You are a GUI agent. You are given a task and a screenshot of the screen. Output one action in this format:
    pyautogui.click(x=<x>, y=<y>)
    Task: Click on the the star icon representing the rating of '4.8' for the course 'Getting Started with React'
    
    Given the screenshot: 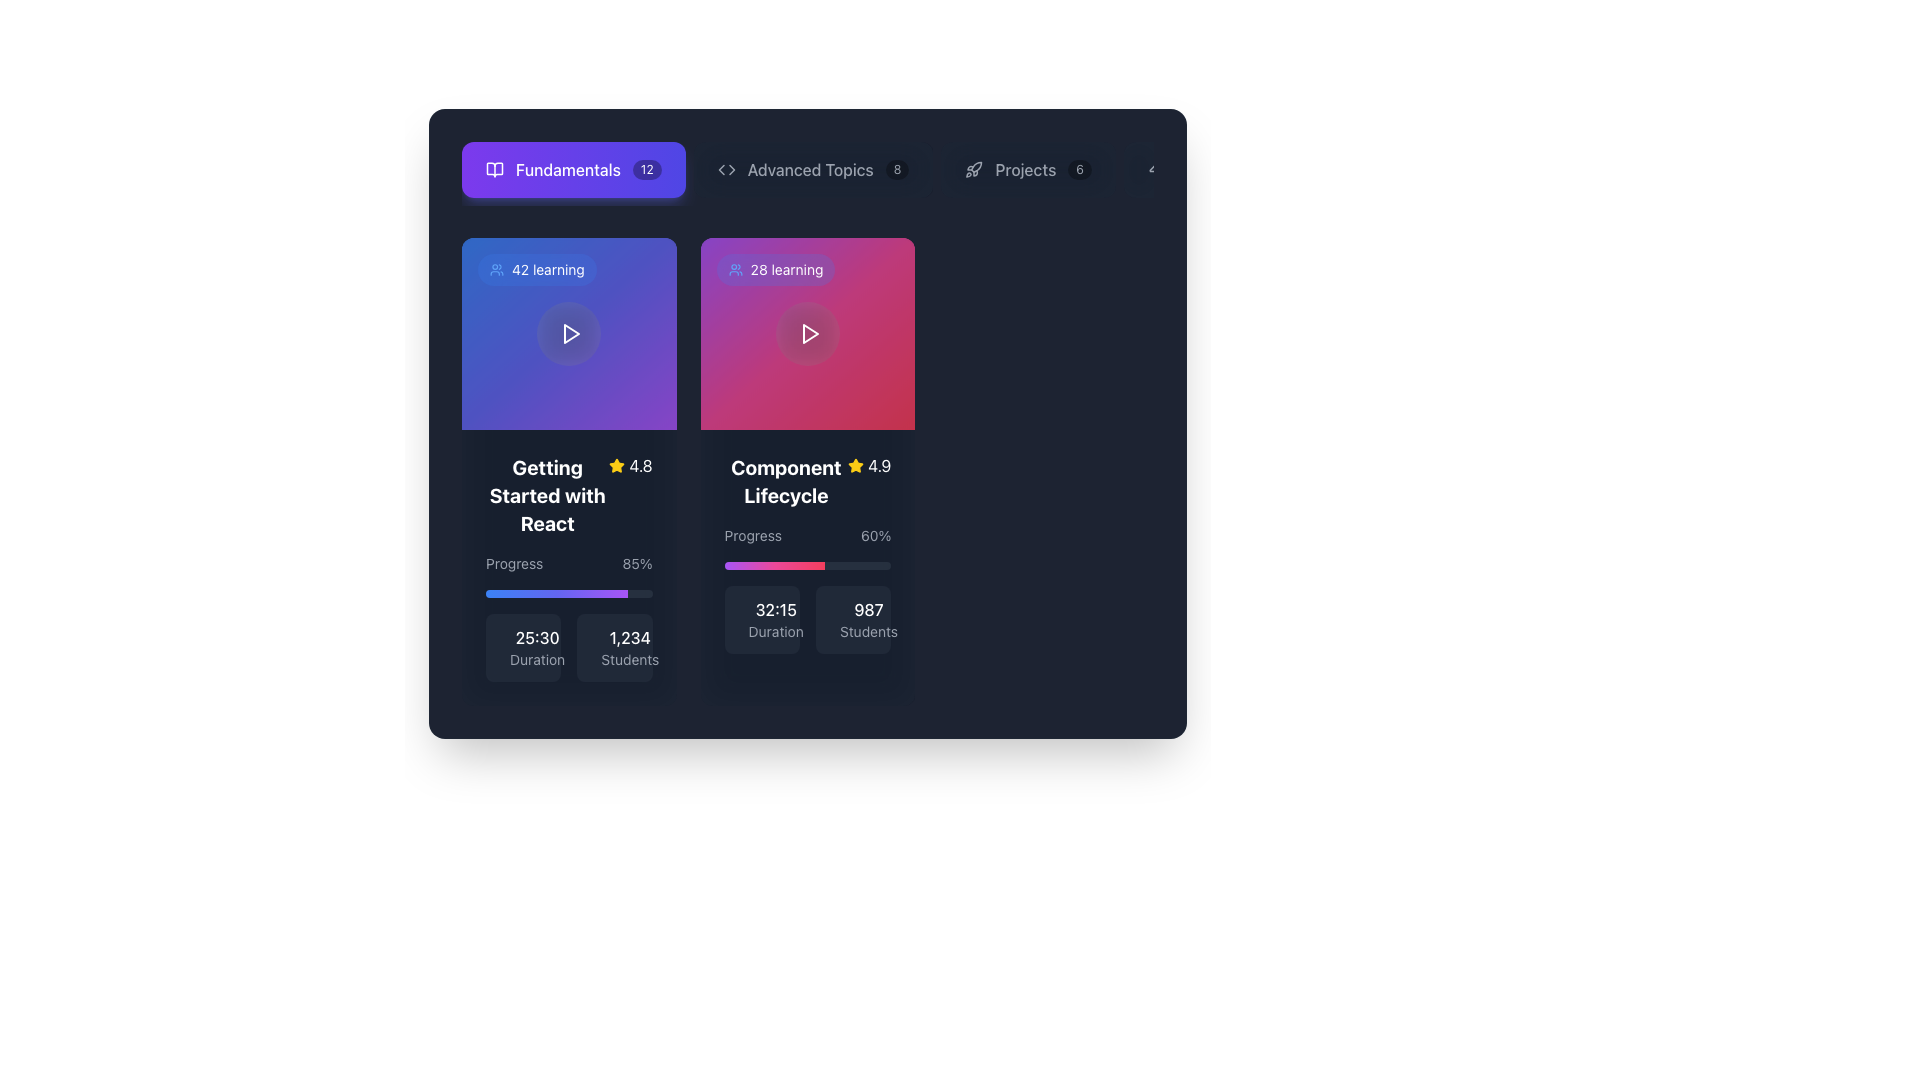 What is the action you would take?
    pyautogui.click(x=616, y=466)
    